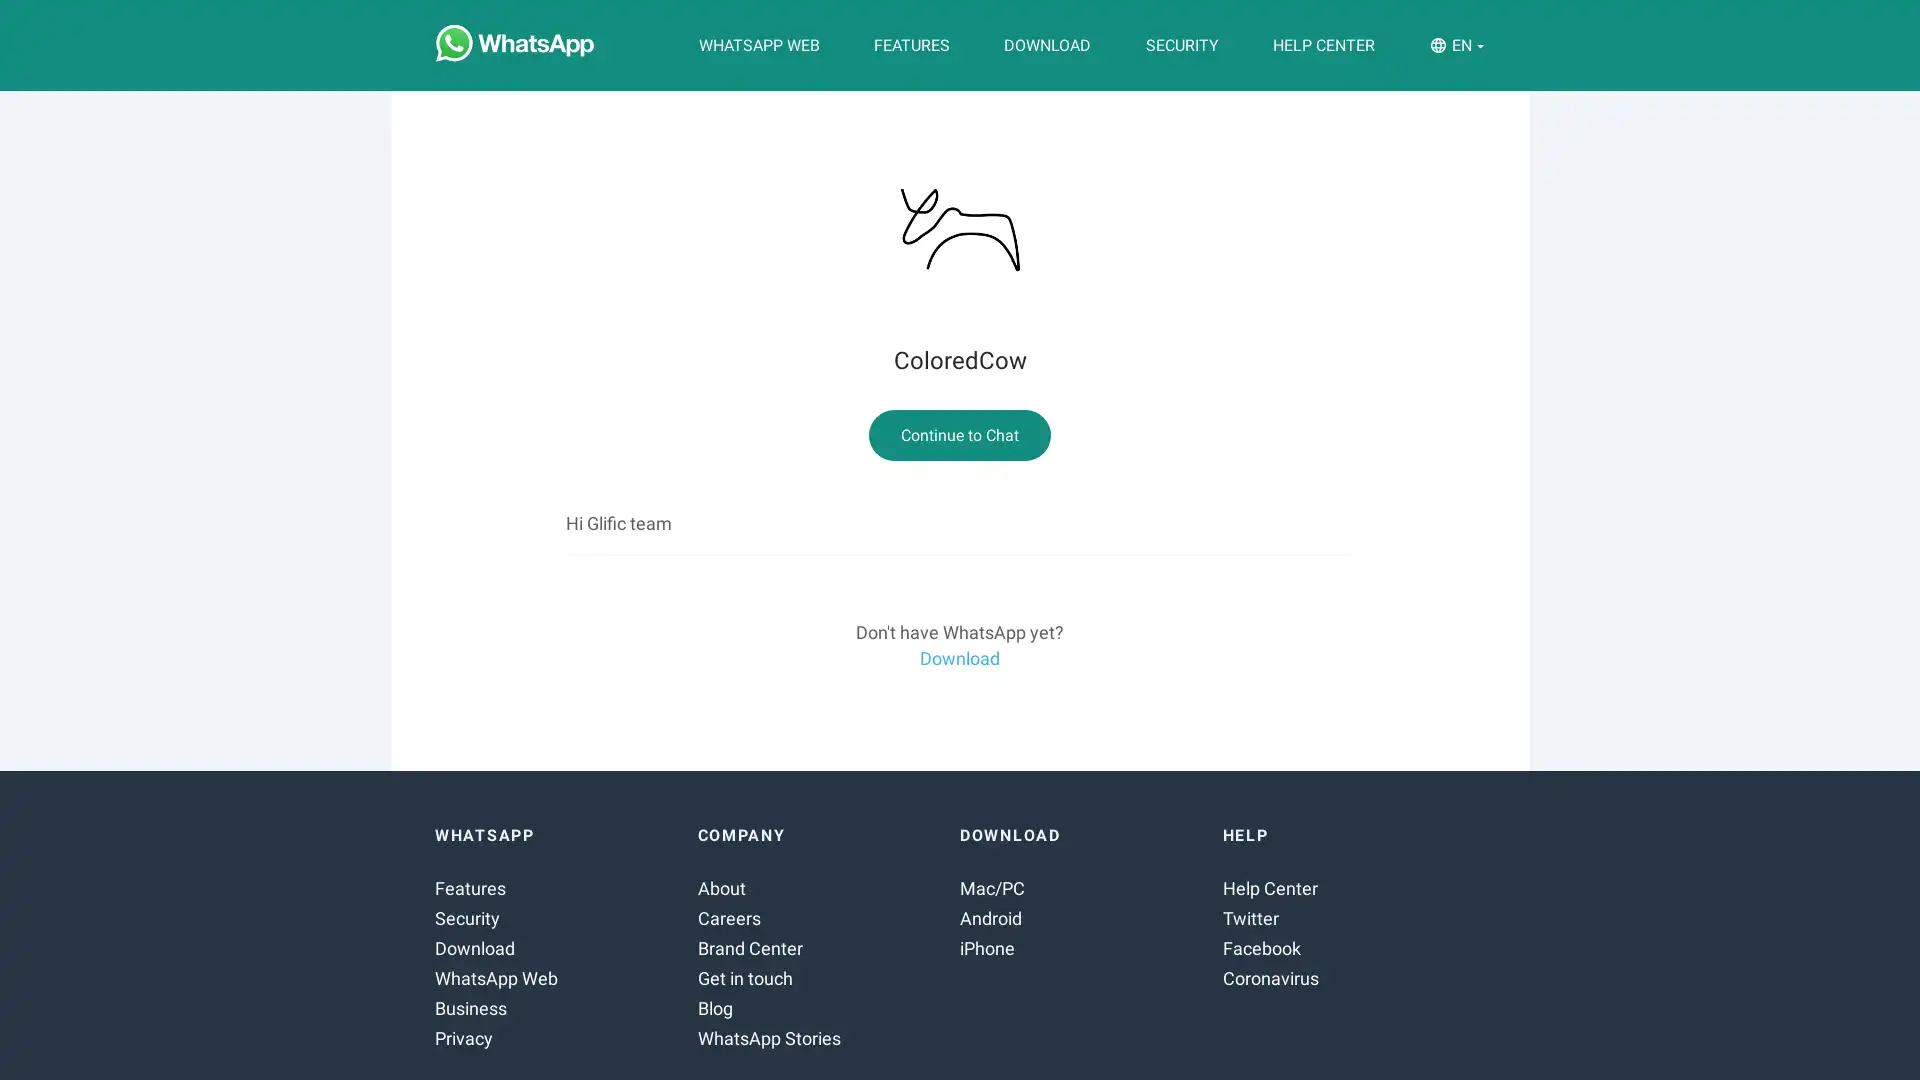 This screenshot has width=1920, height=1080. I want to click on EN, so click(1457, 45).